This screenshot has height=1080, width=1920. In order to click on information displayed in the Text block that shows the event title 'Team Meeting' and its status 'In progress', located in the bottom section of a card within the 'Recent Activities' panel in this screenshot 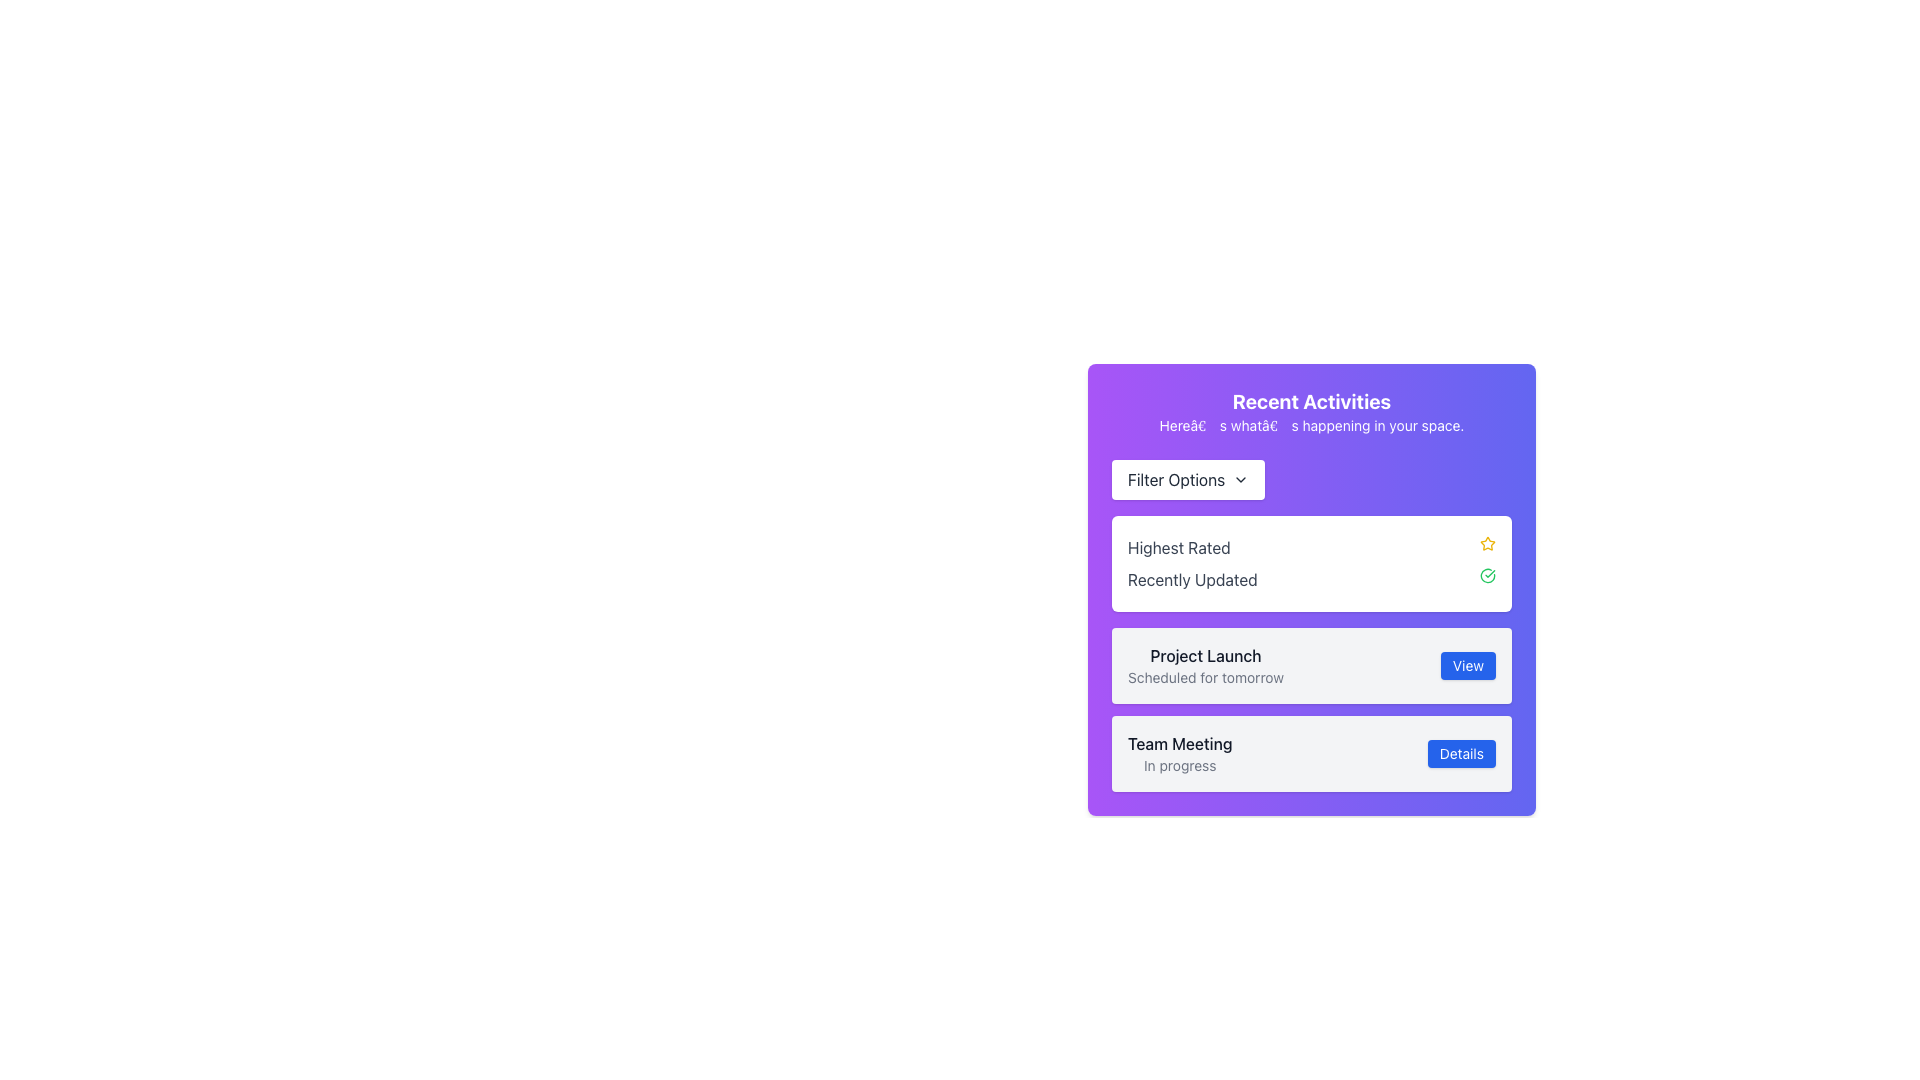, I will do `click(1180, 753)`.